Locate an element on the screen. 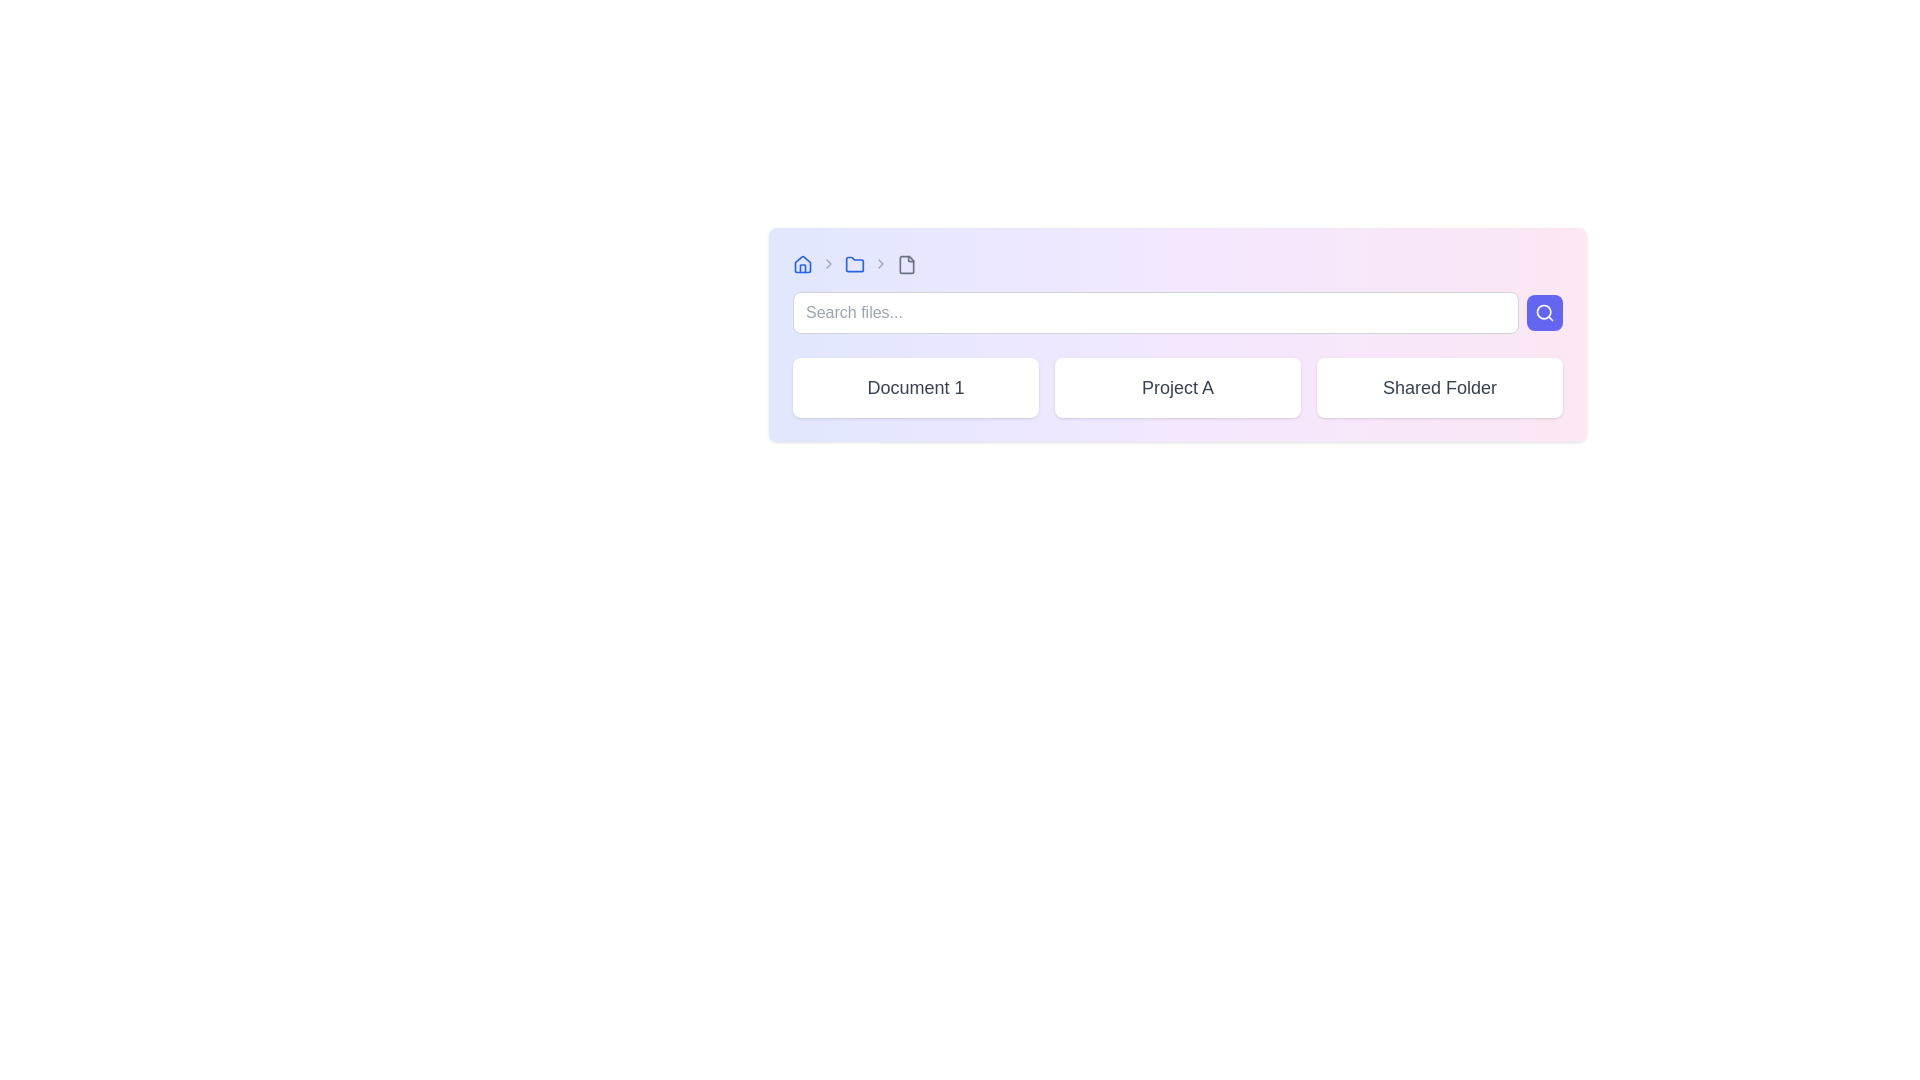  the search bar located at the top of the card to focus on it is located at coordinates (1177, 312).